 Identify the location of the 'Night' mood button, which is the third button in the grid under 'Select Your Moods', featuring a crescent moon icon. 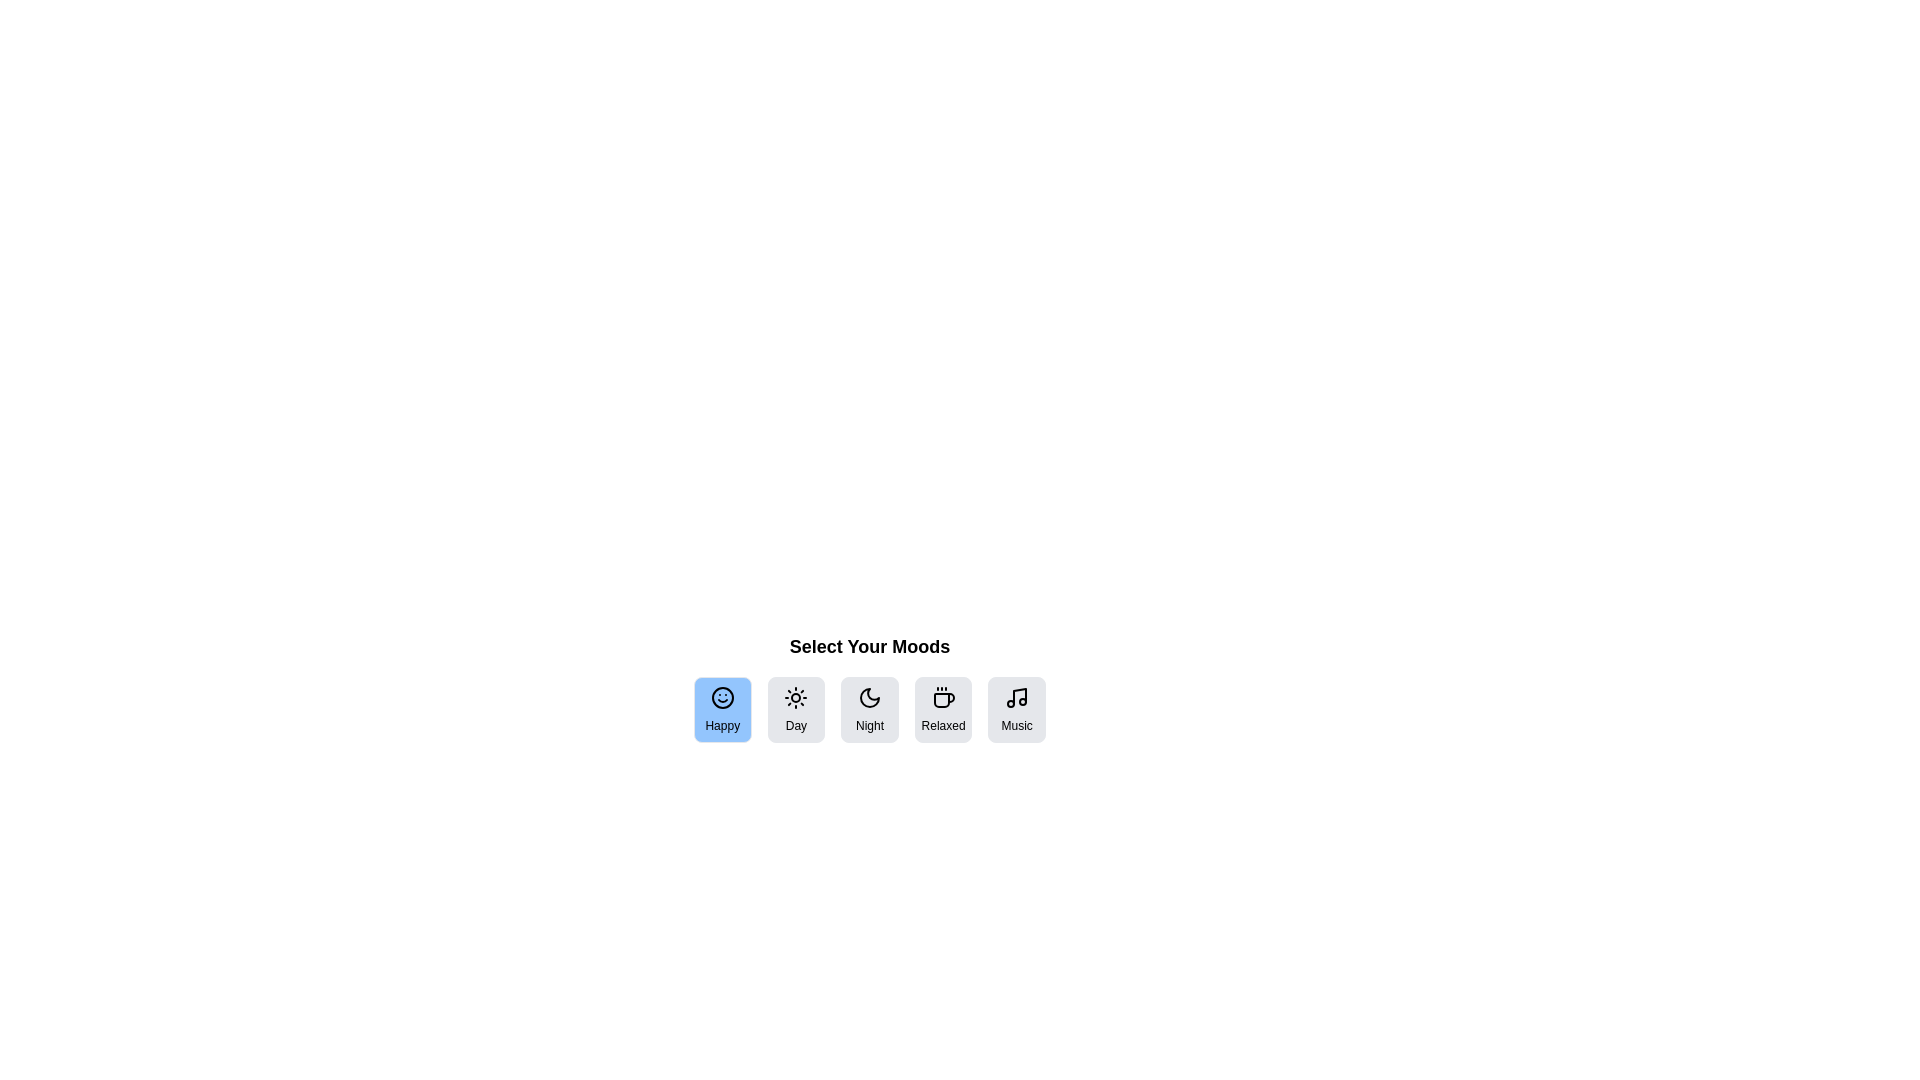
(869, 686).